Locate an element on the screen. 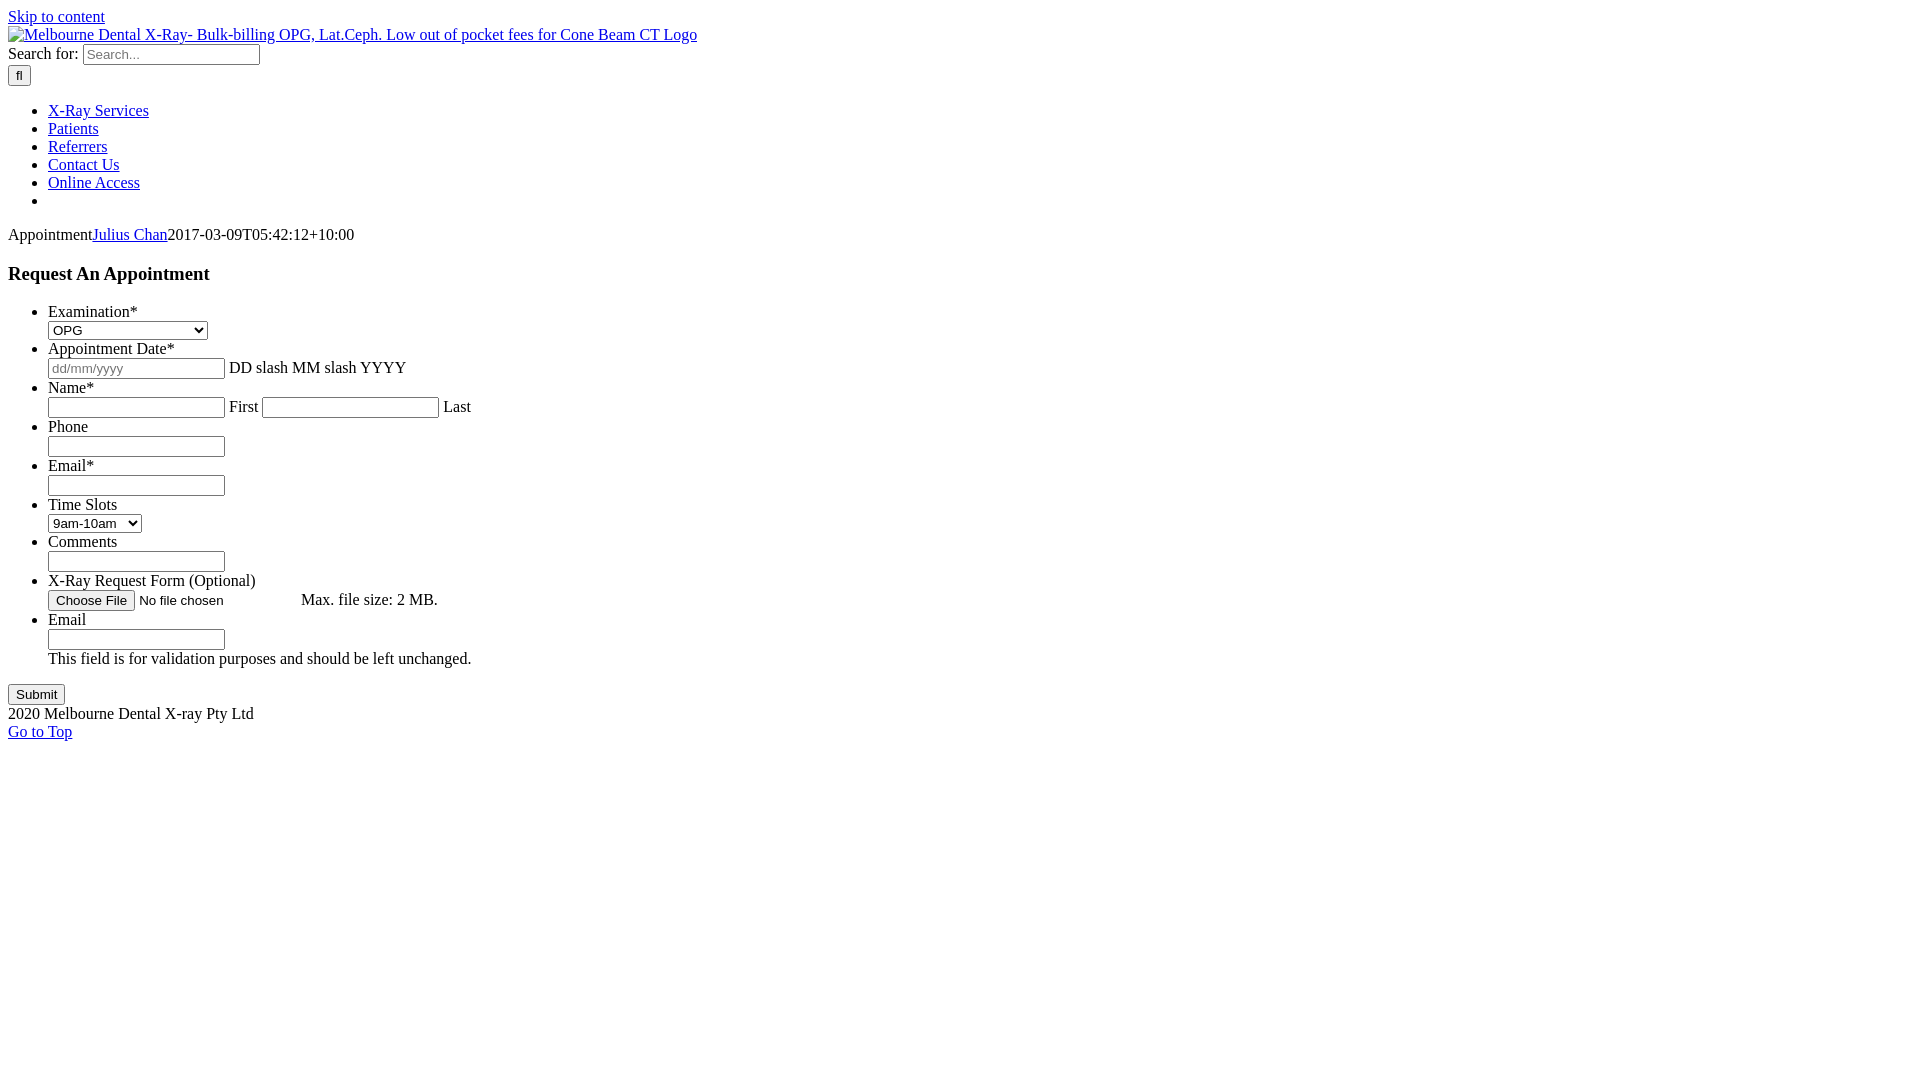 This screenshot has height=1080, width=1920. 'Submit' is located at coordinates (36, 693).